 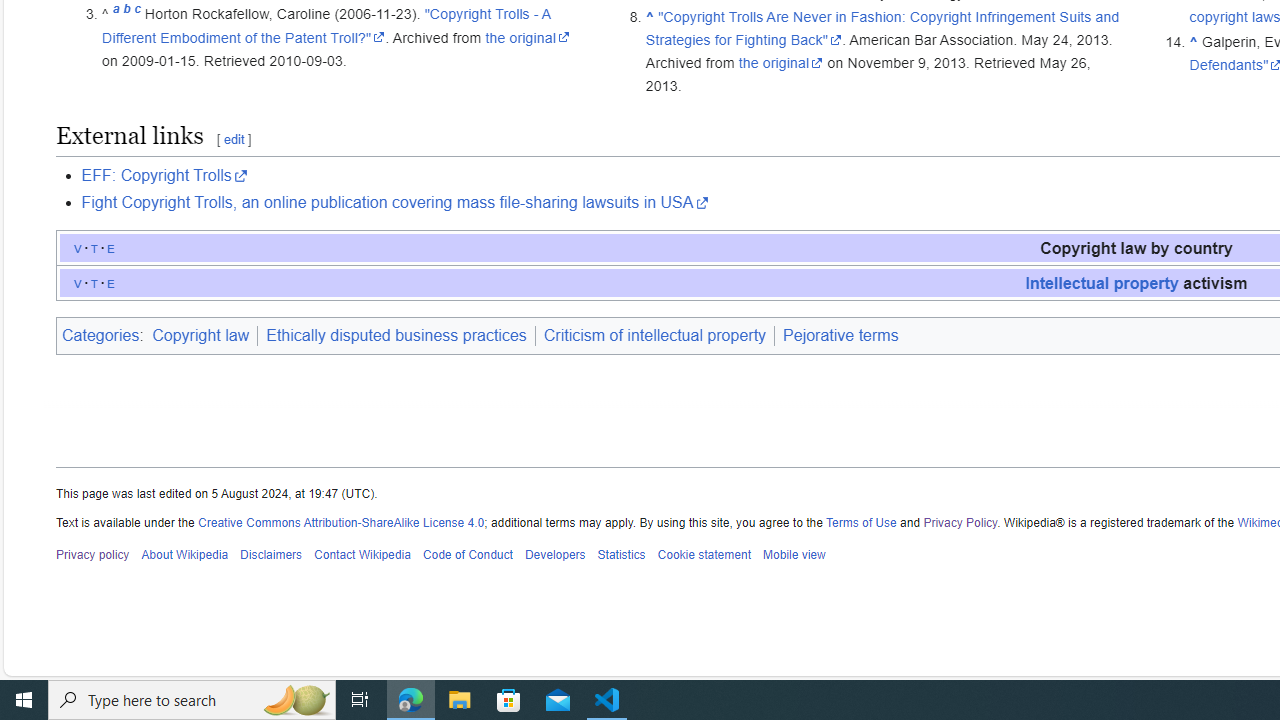 I want to click on 'EFF: Copyright Trolls', so click(x=164, y=175).